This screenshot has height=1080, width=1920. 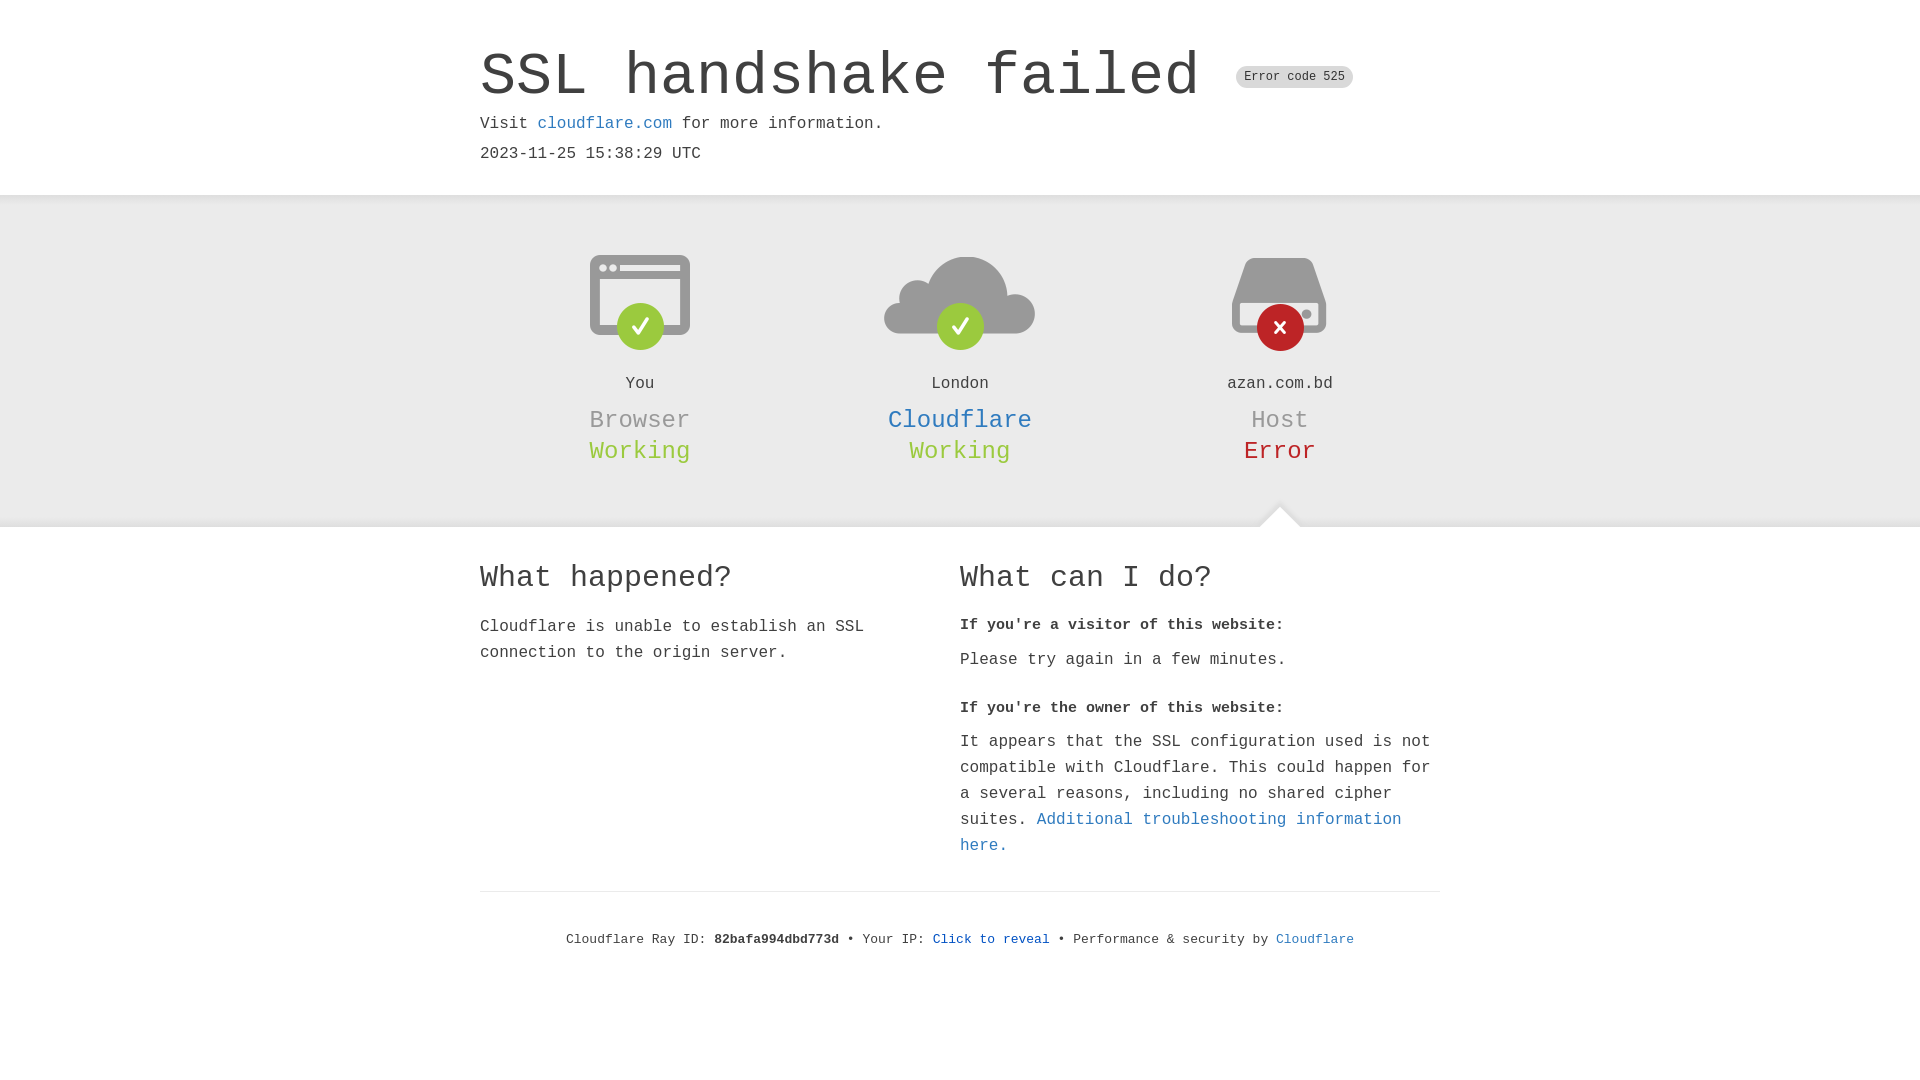 I want to click on 'cloudflare.com', so click(x=537, y=123).